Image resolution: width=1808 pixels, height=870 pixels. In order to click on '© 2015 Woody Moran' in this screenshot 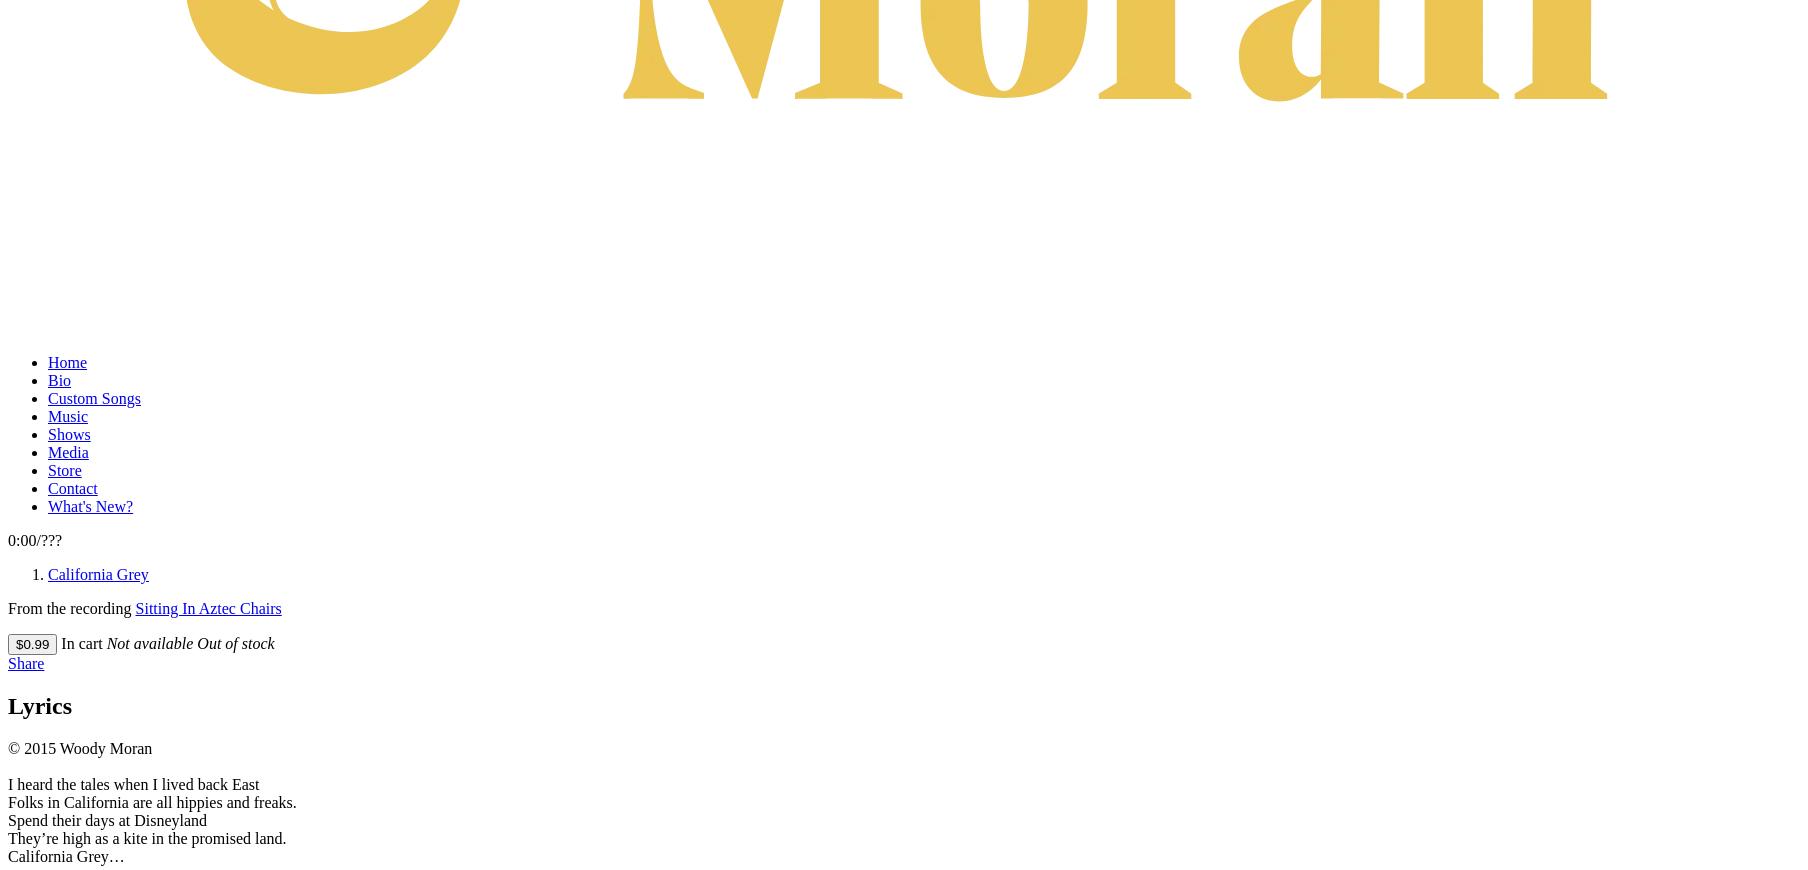, I will do `click(7, 747)`.